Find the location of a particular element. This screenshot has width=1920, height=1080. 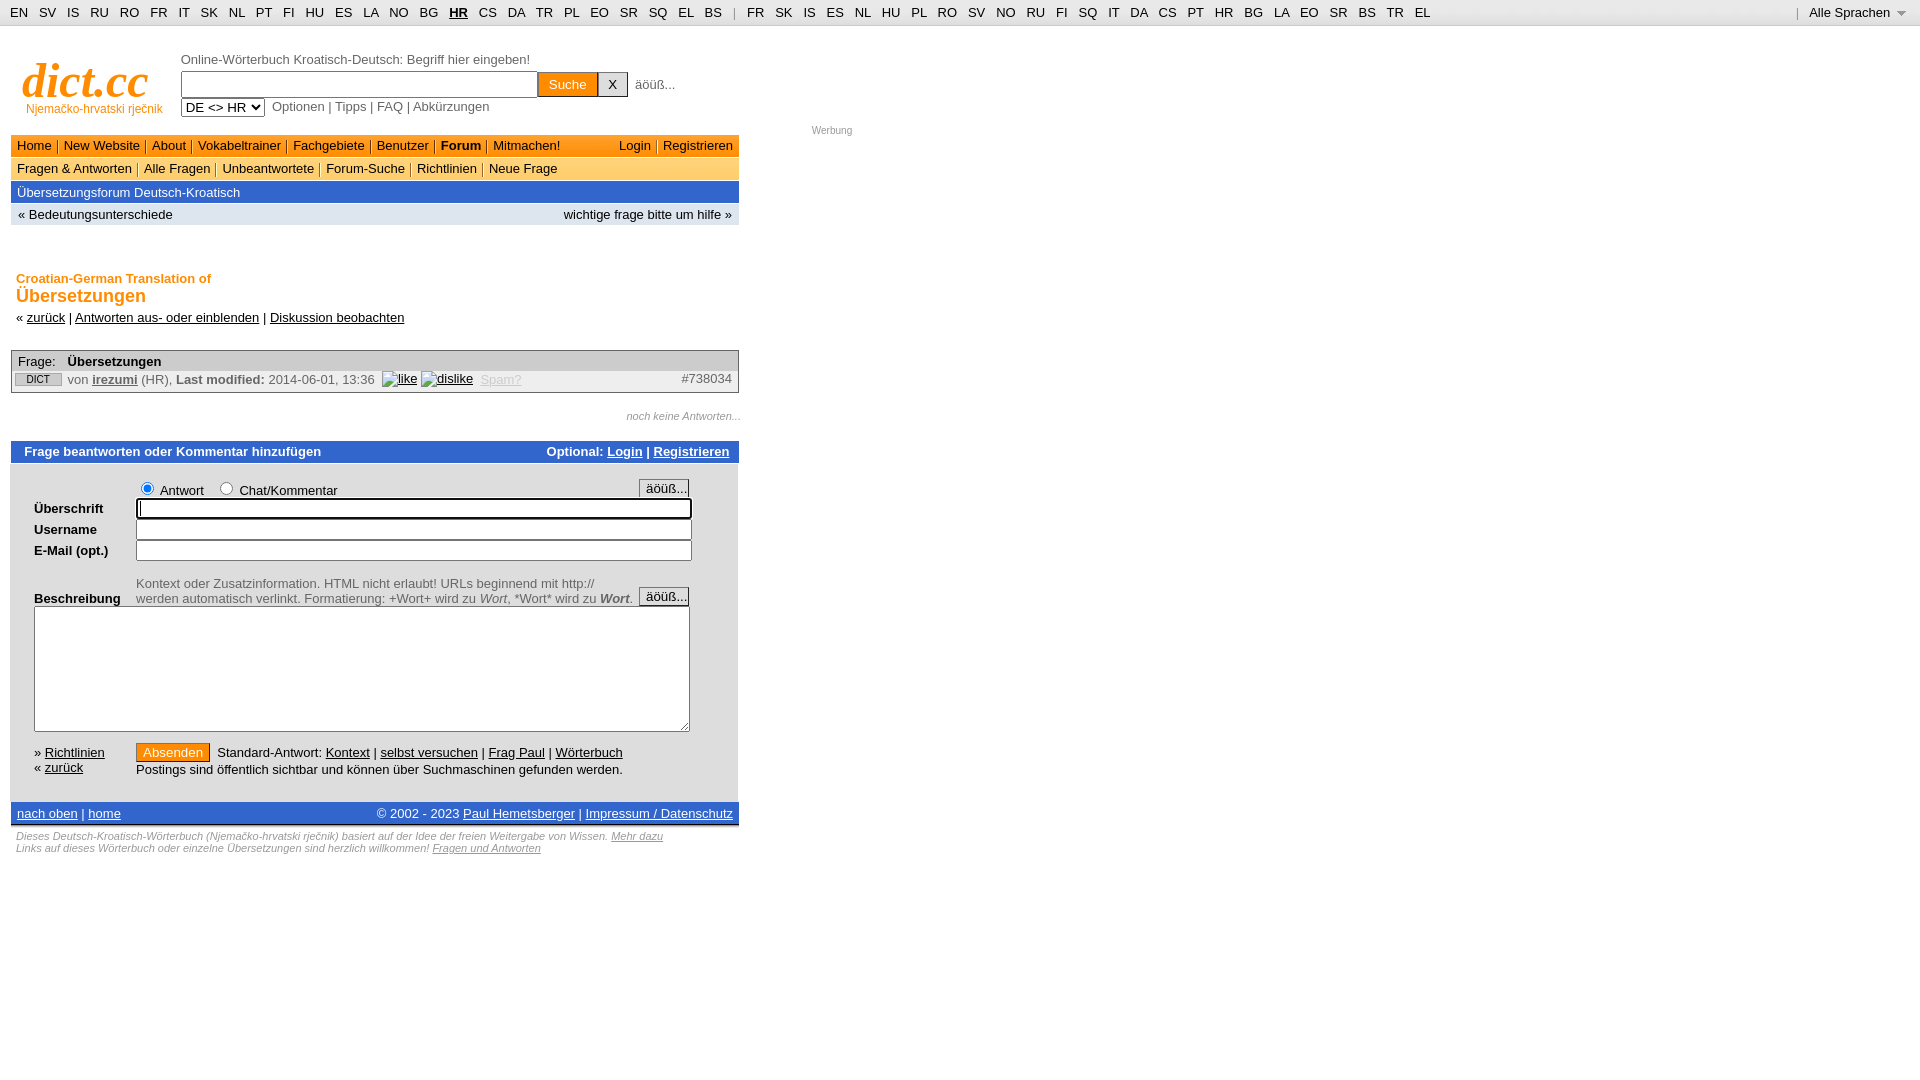

'LA' is located at coordinates (370, 12).